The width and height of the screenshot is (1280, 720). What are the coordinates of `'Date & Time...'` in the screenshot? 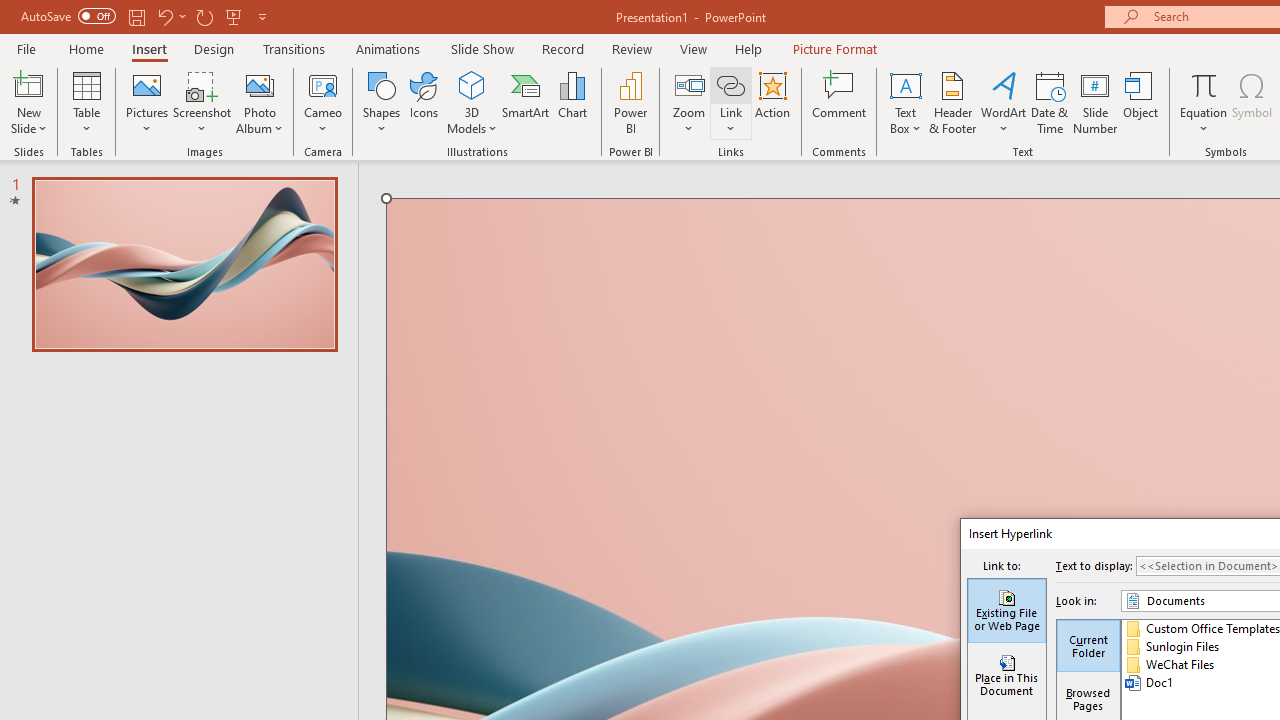 It's located at (1049, 103).